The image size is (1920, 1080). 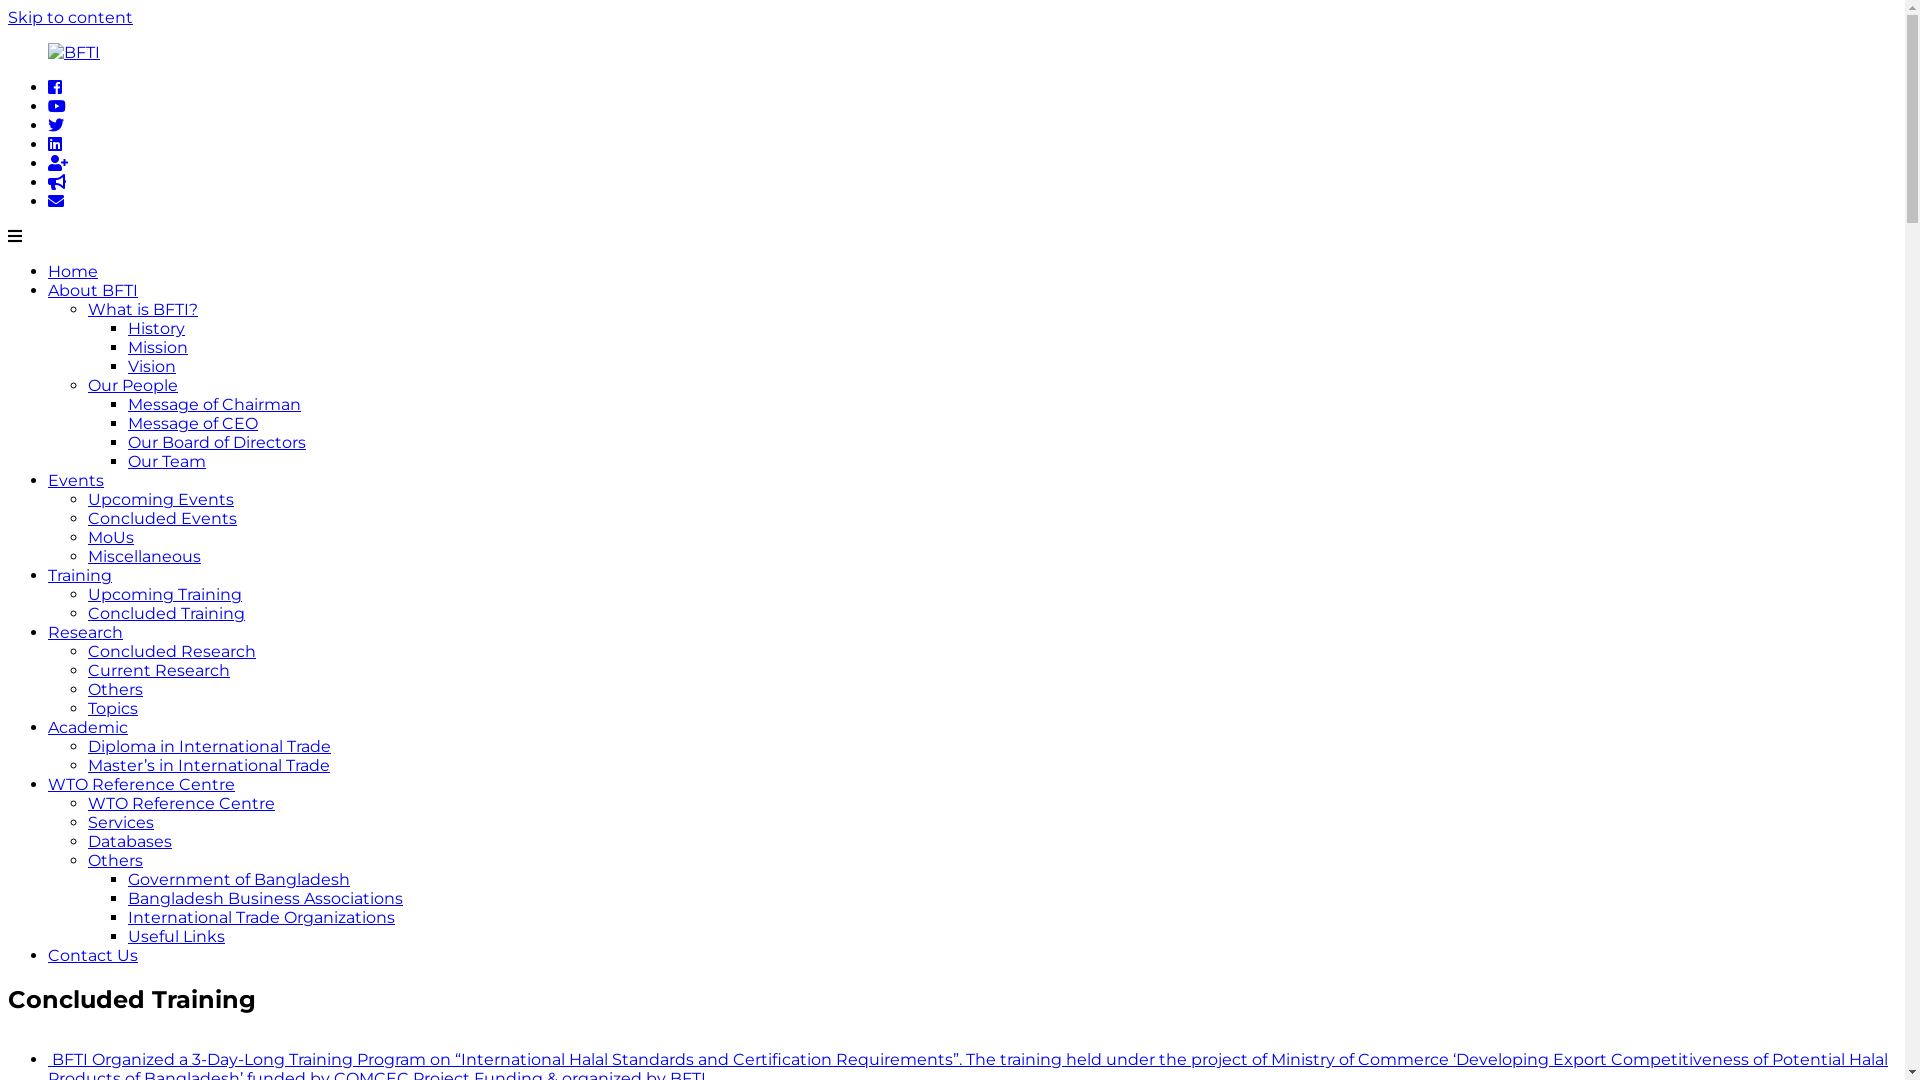 What do you see at coordinates (91, 954) in the screenshot?
I see `'Contact Us'` at bounding box center [91, 954].